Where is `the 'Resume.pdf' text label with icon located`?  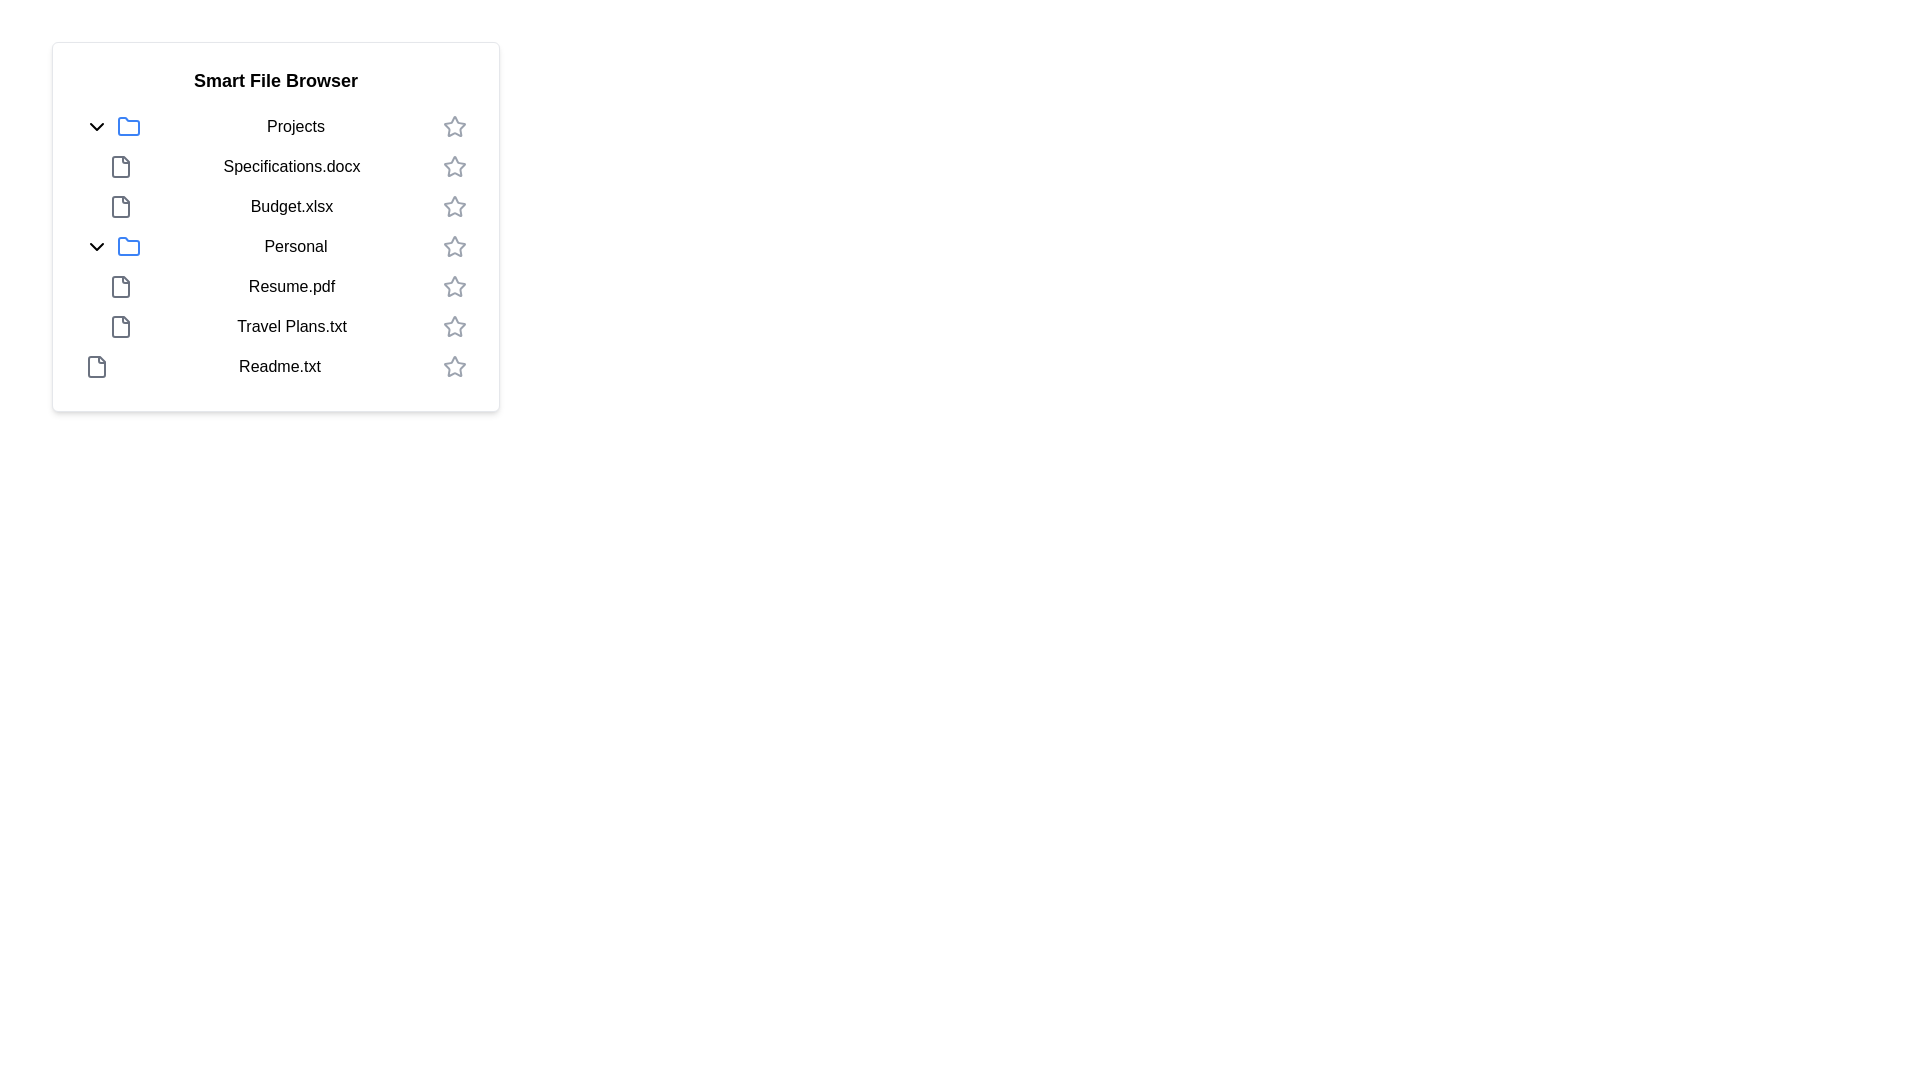
the 'Resume.pdf' text label with icon located is located at coordinates (274, 286).